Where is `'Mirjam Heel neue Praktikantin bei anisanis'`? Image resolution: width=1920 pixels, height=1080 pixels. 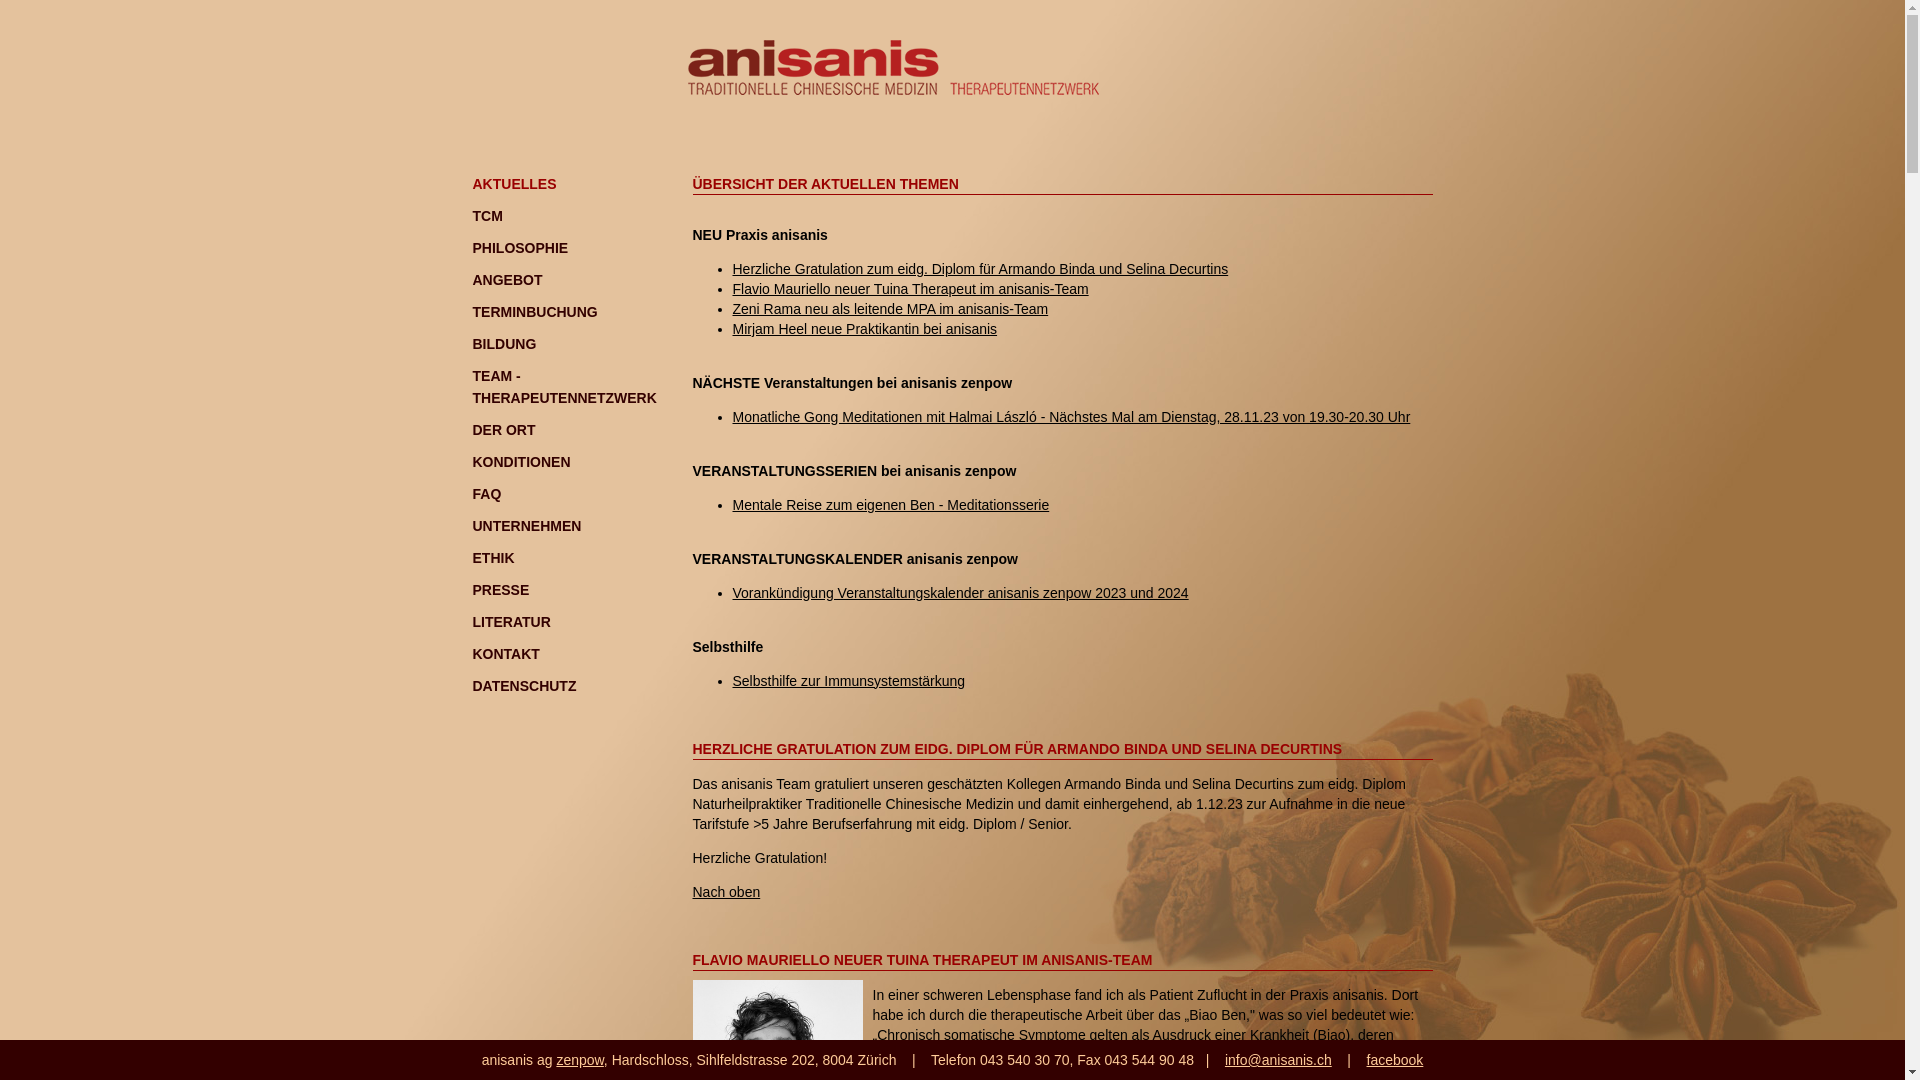
'Mirjam Heel neue Praktikantin bei anisanis' is located at coordinates (864, 327).